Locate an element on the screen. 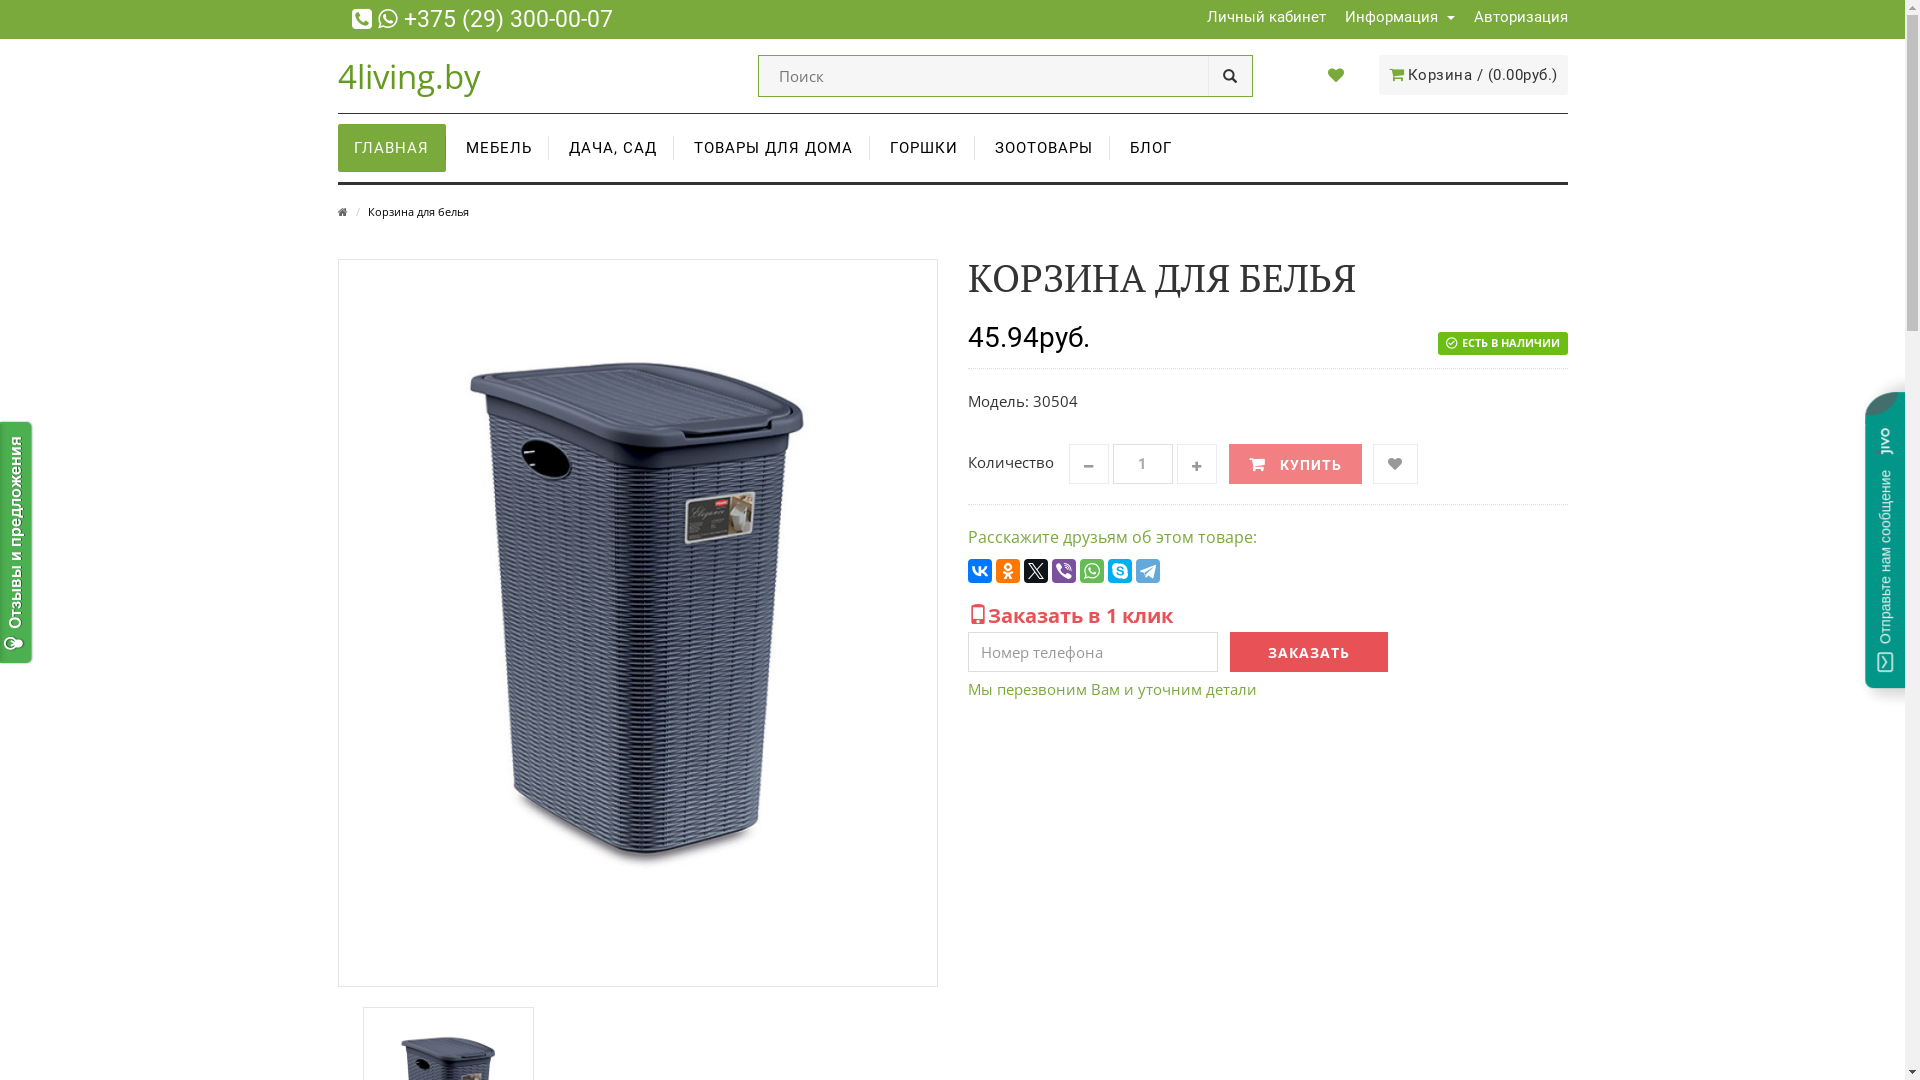 This screenshot has height=1080, width=1920. 'Telegram' is located at coordinates (1147, 570).